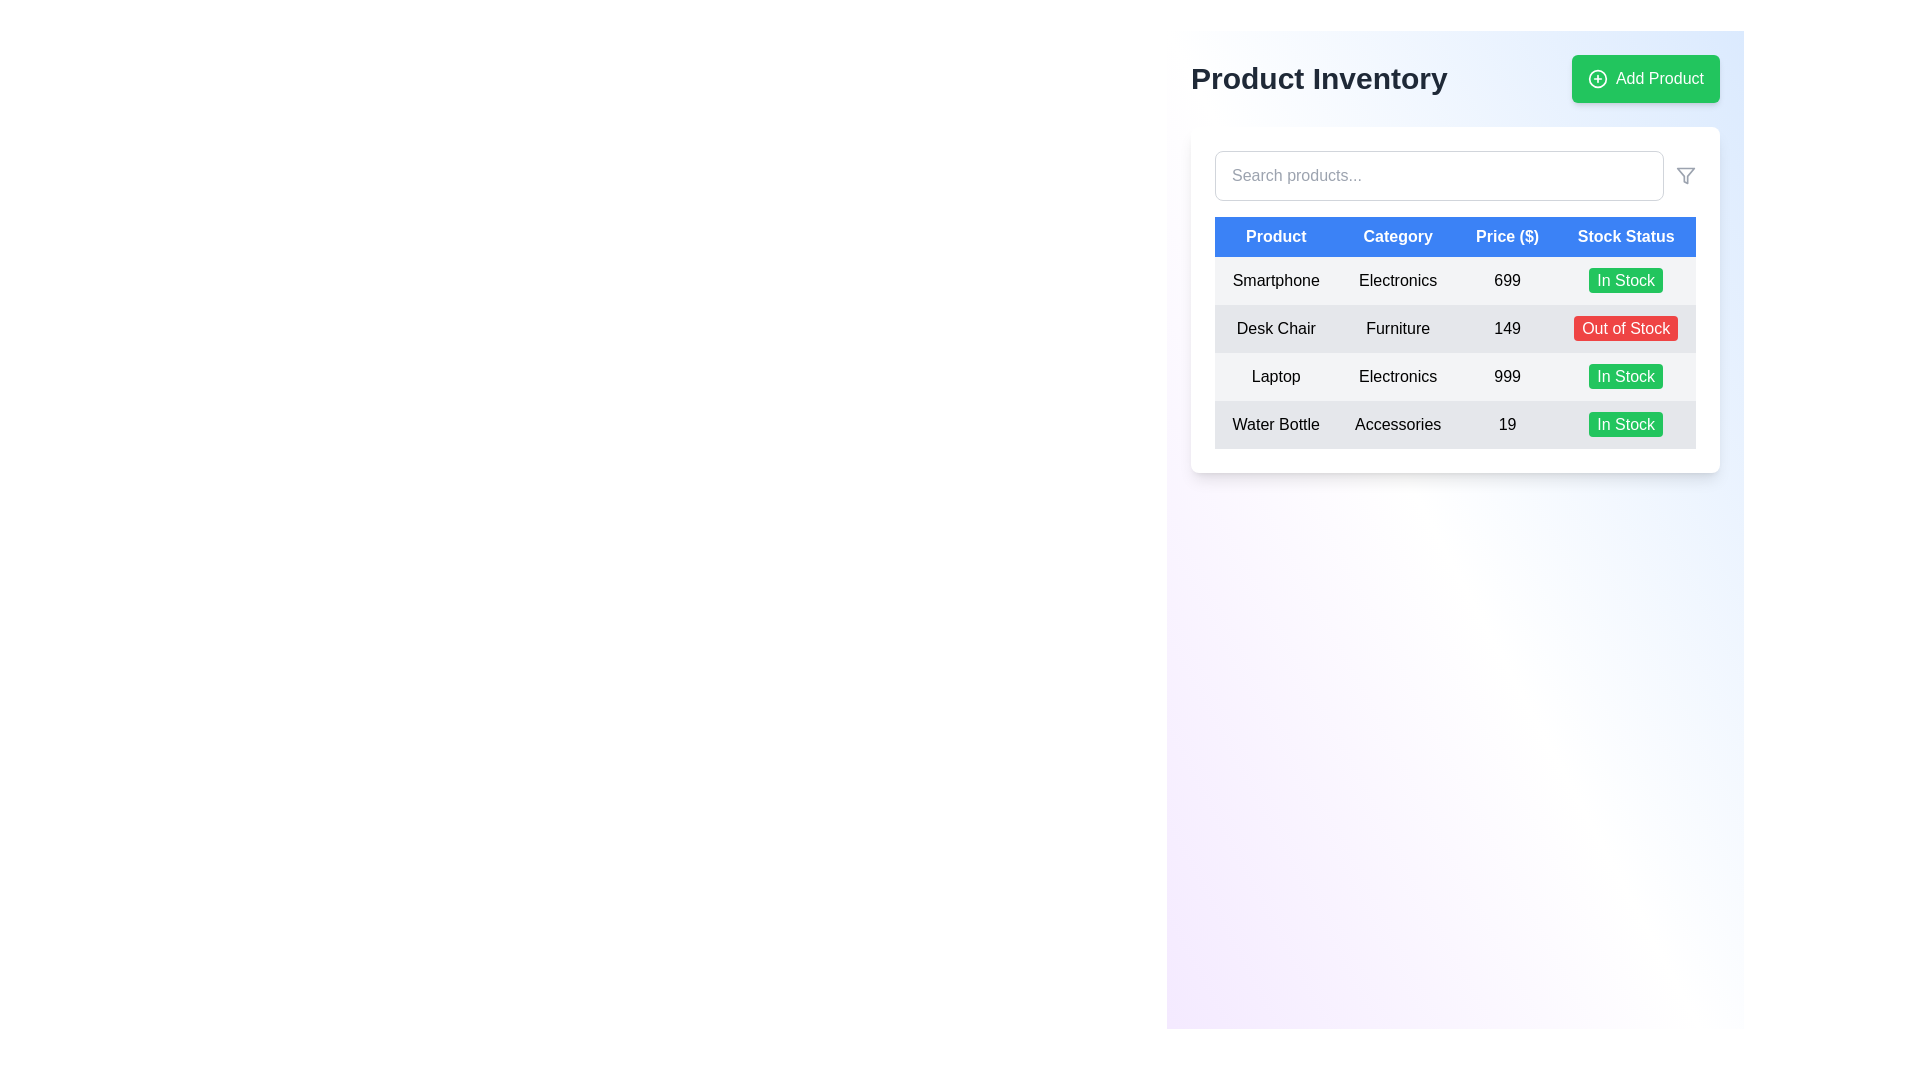 This screenshot has width=1920, height=1080. I want to click on the search bar input field with placeholder 'Search products...' to focus on it, so click(1455, 175).